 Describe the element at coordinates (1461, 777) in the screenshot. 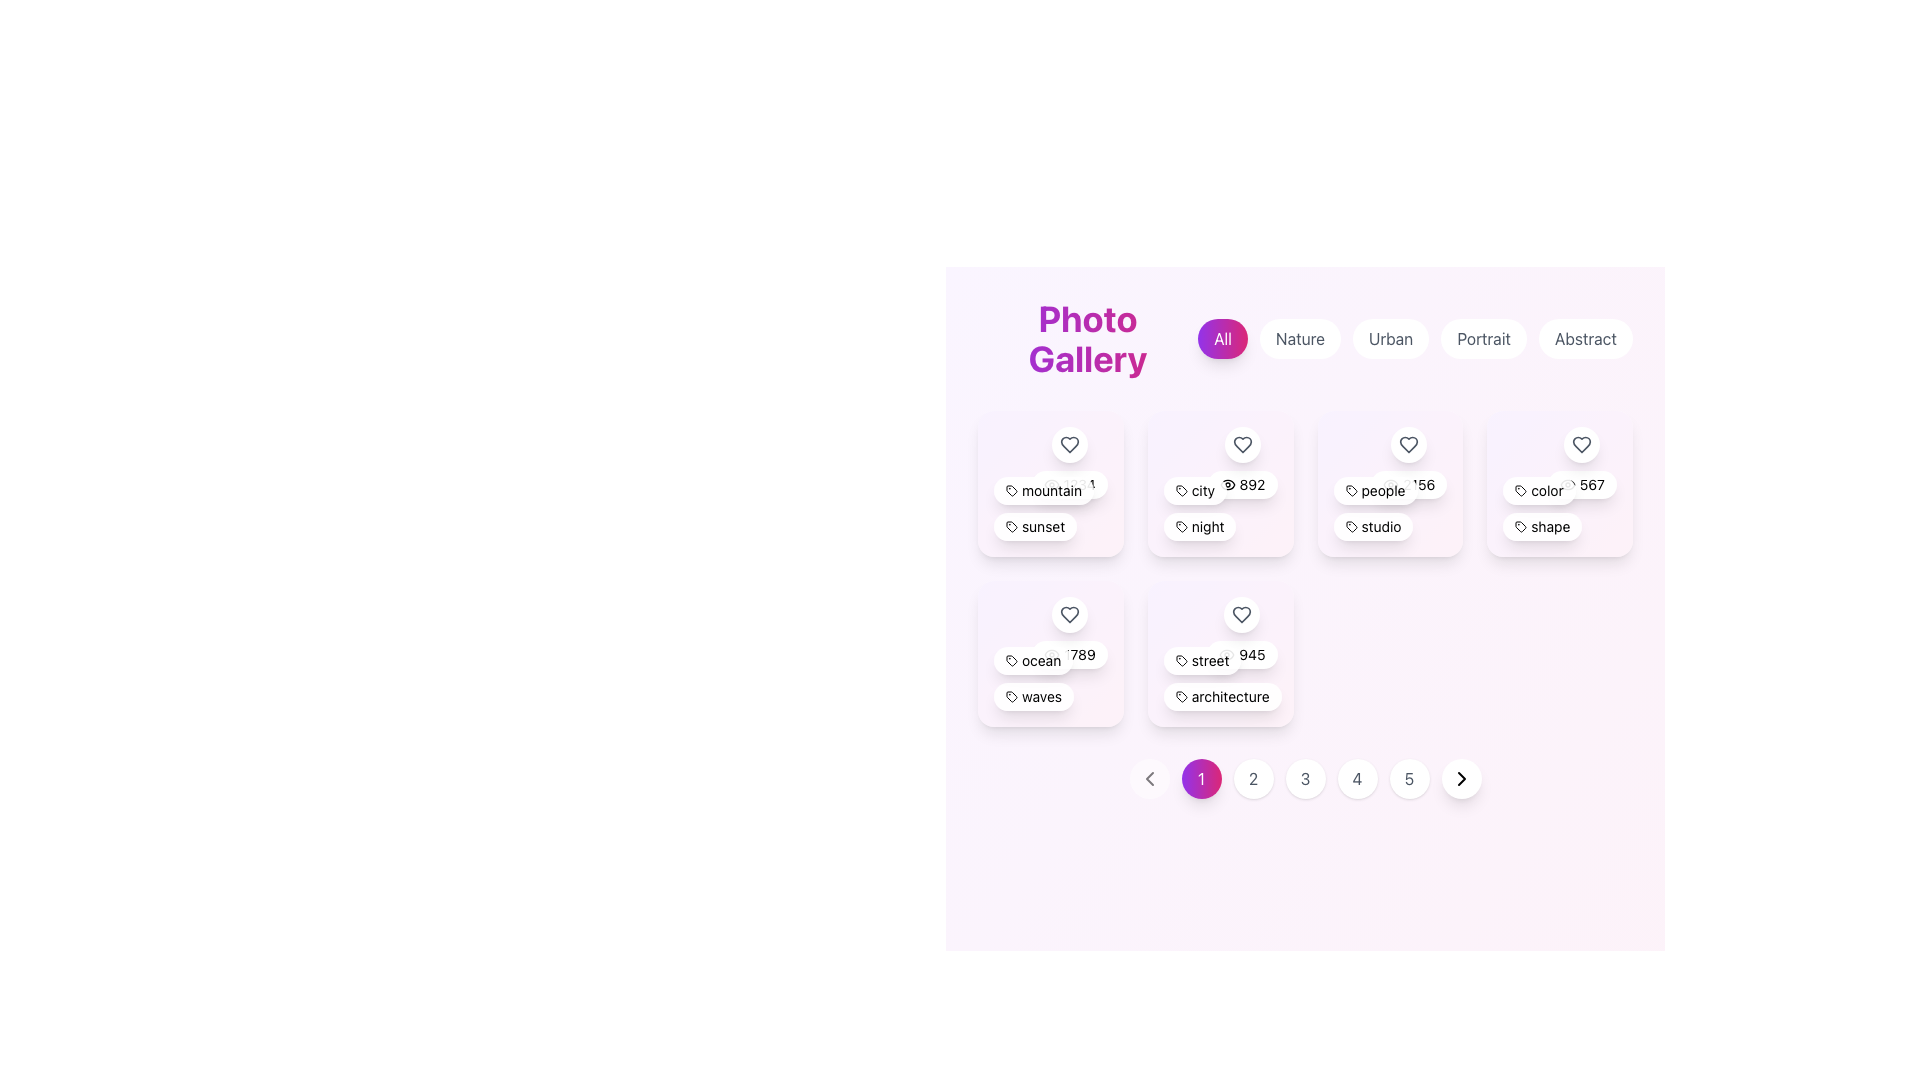

I see `the arrow button located in the bottom-right section of the interface` at that location.